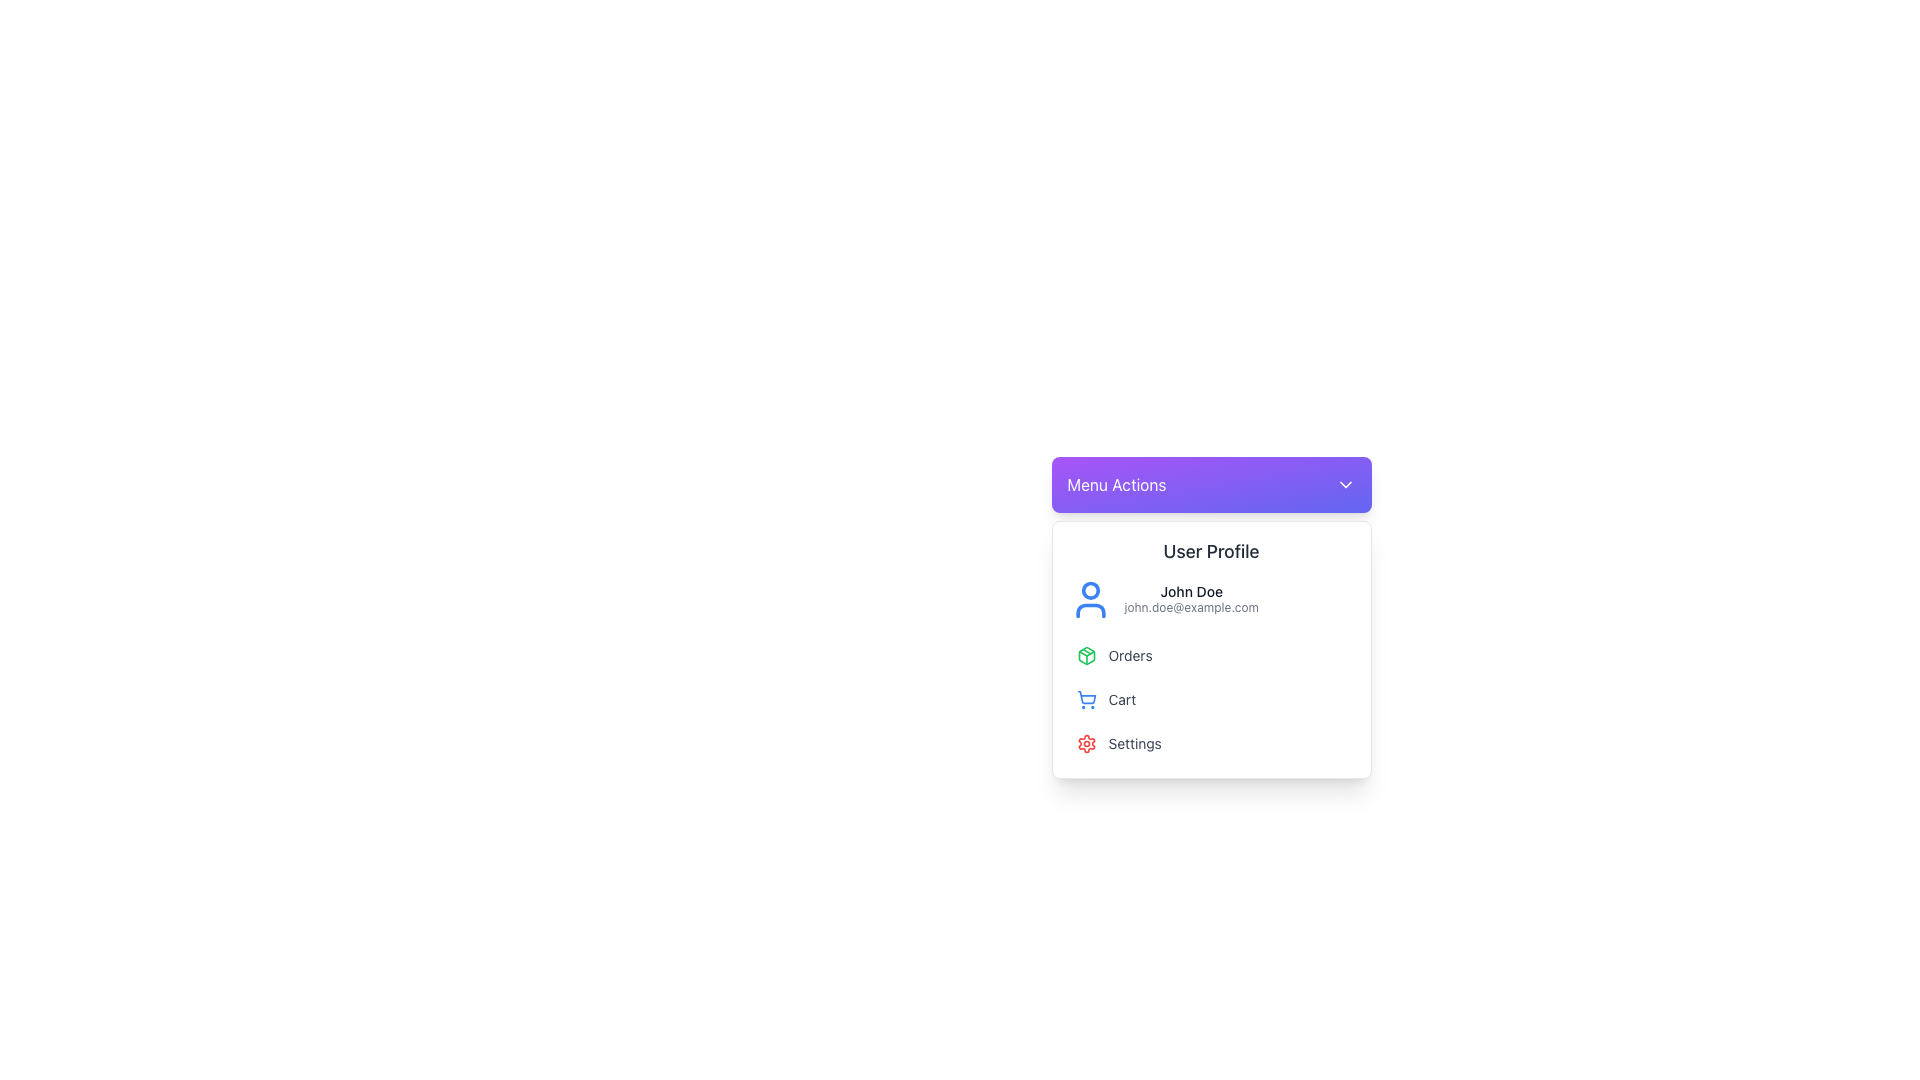 This screenshot has width=1920, height=1080. Describe the element at coordinates (1345, 485) in the screenshot. I see `the dropdown indicator icon located at the far-right side of the purple header, adjacent to 'Menu Actions'` at that location.